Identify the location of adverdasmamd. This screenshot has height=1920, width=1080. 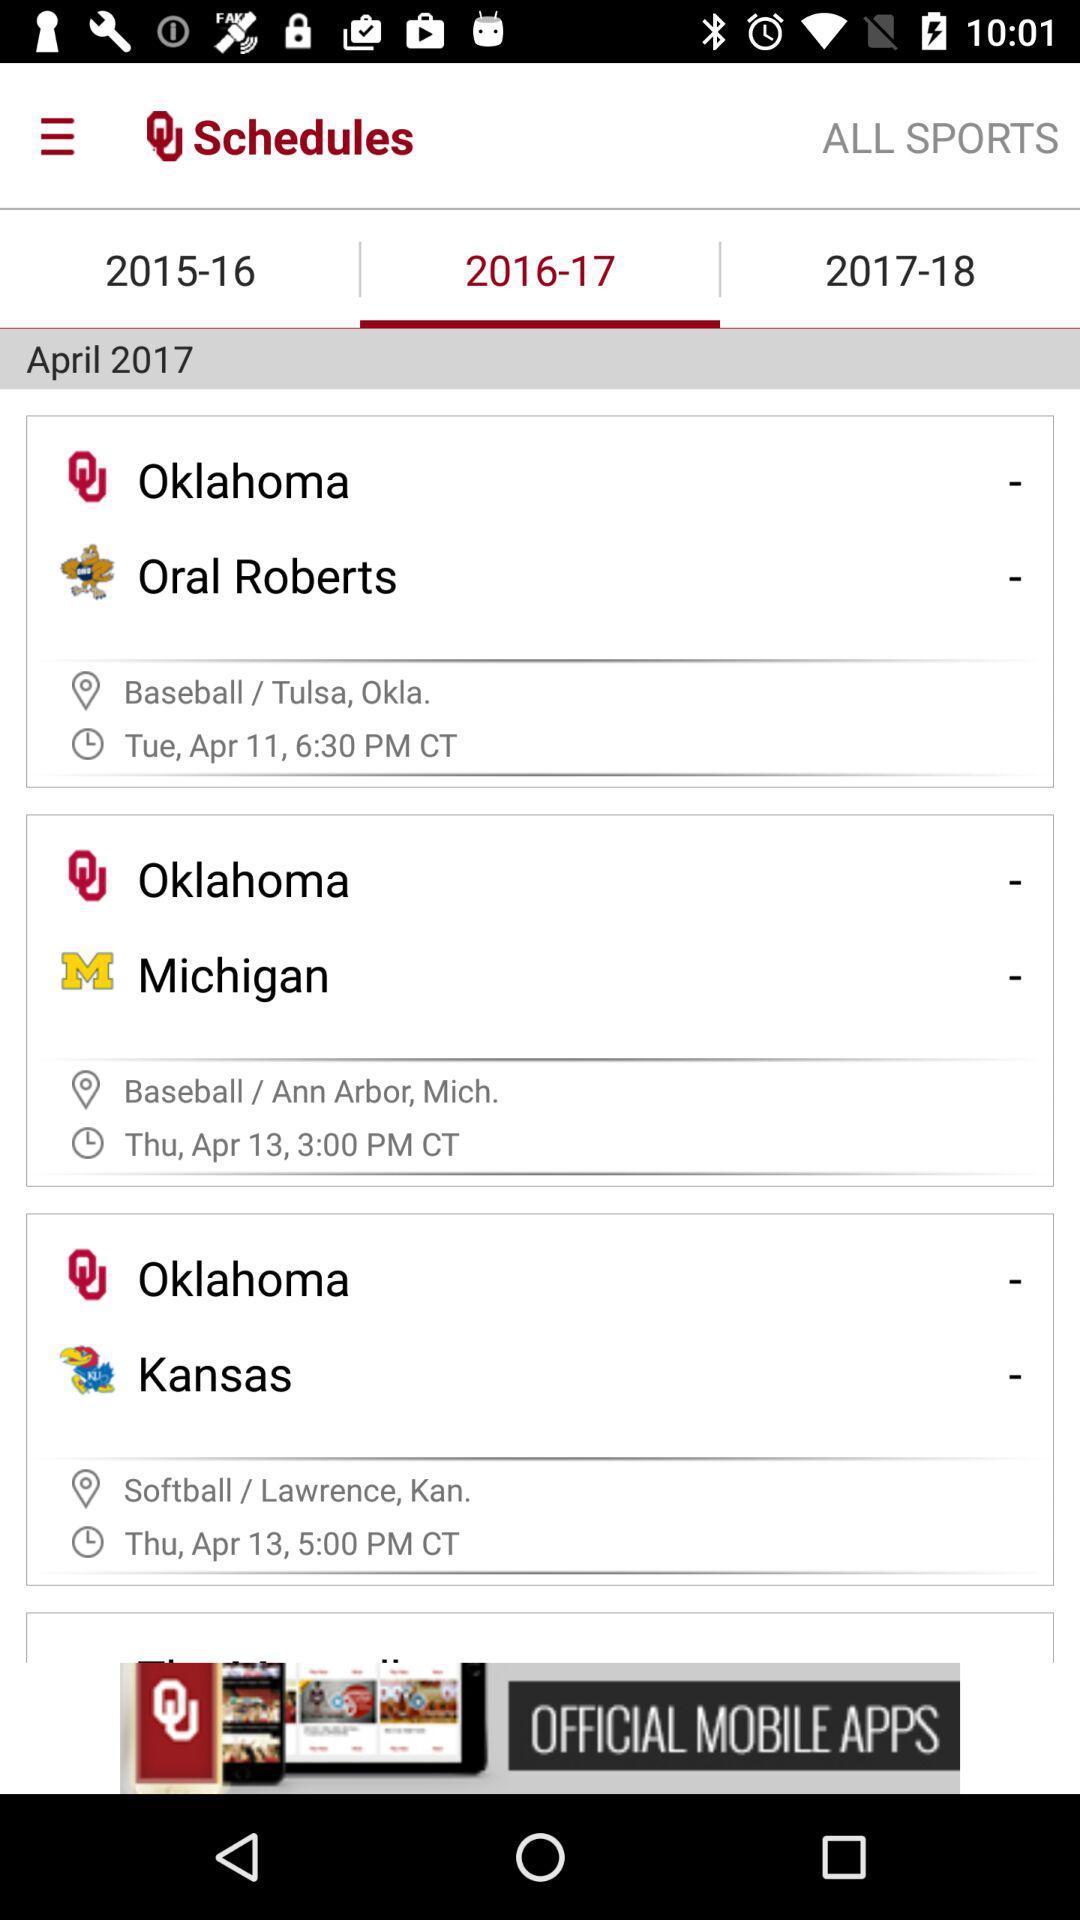
(540, 1727).